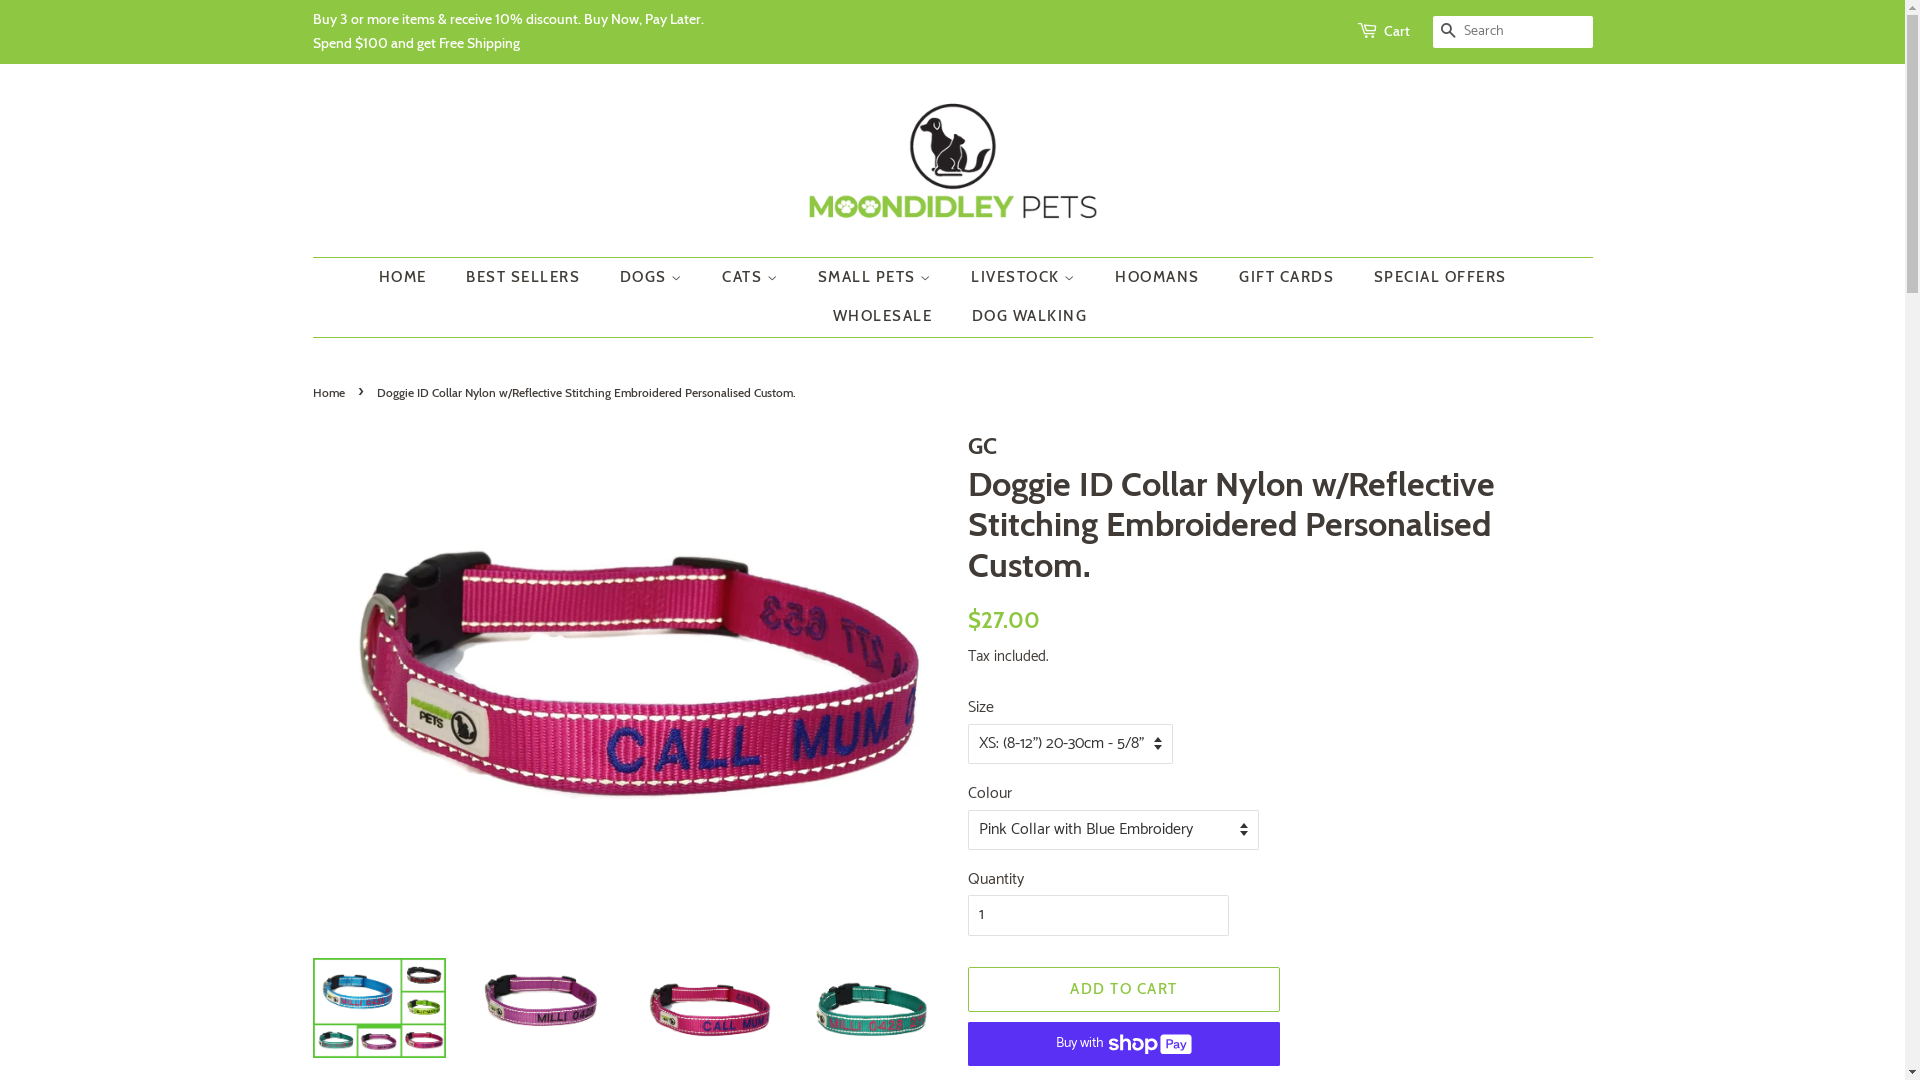  Describe the element at coordinates (876, 277) in the screenshot. I see `'SMALL PETS'` at that location.